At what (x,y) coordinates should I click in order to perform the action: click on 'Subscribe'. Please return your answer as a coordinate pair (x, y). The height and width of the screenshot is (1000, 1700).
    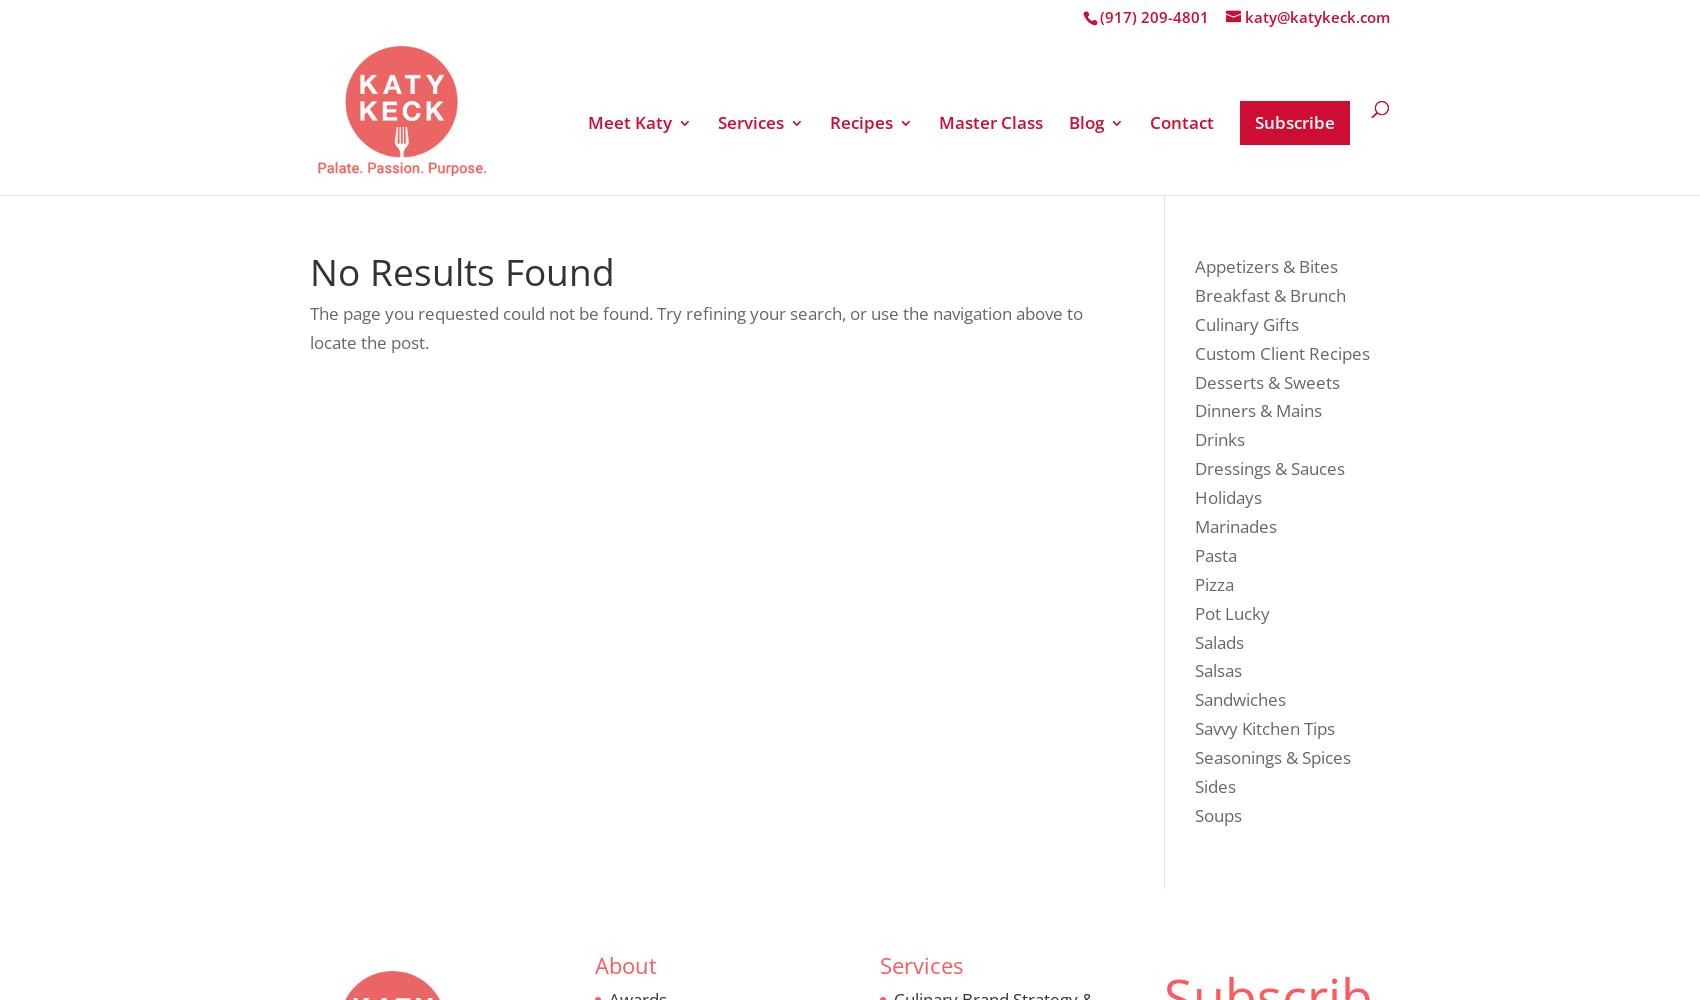
    Looking at the image, I should click on (1295, 121).